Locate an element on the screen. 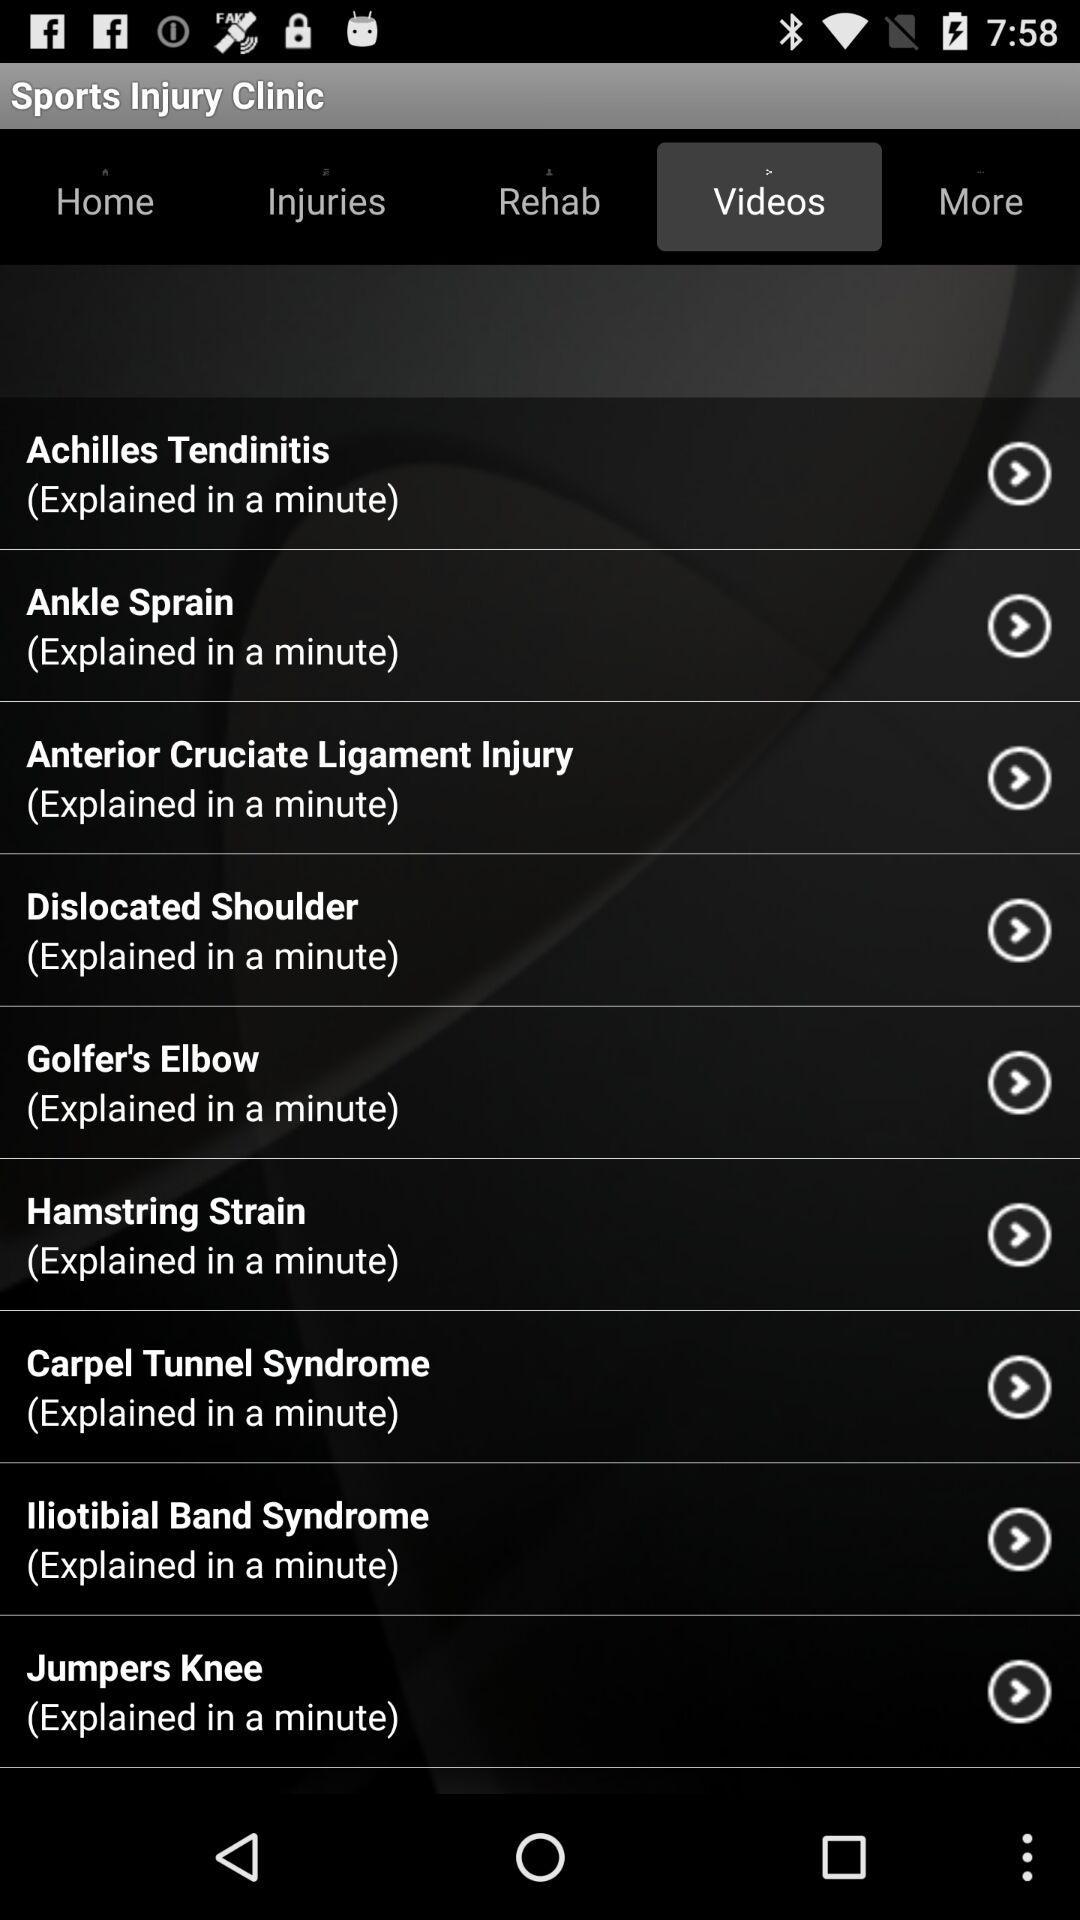 The image size is (1080, 1920). the rehab button is located at coordinates (549, 196).